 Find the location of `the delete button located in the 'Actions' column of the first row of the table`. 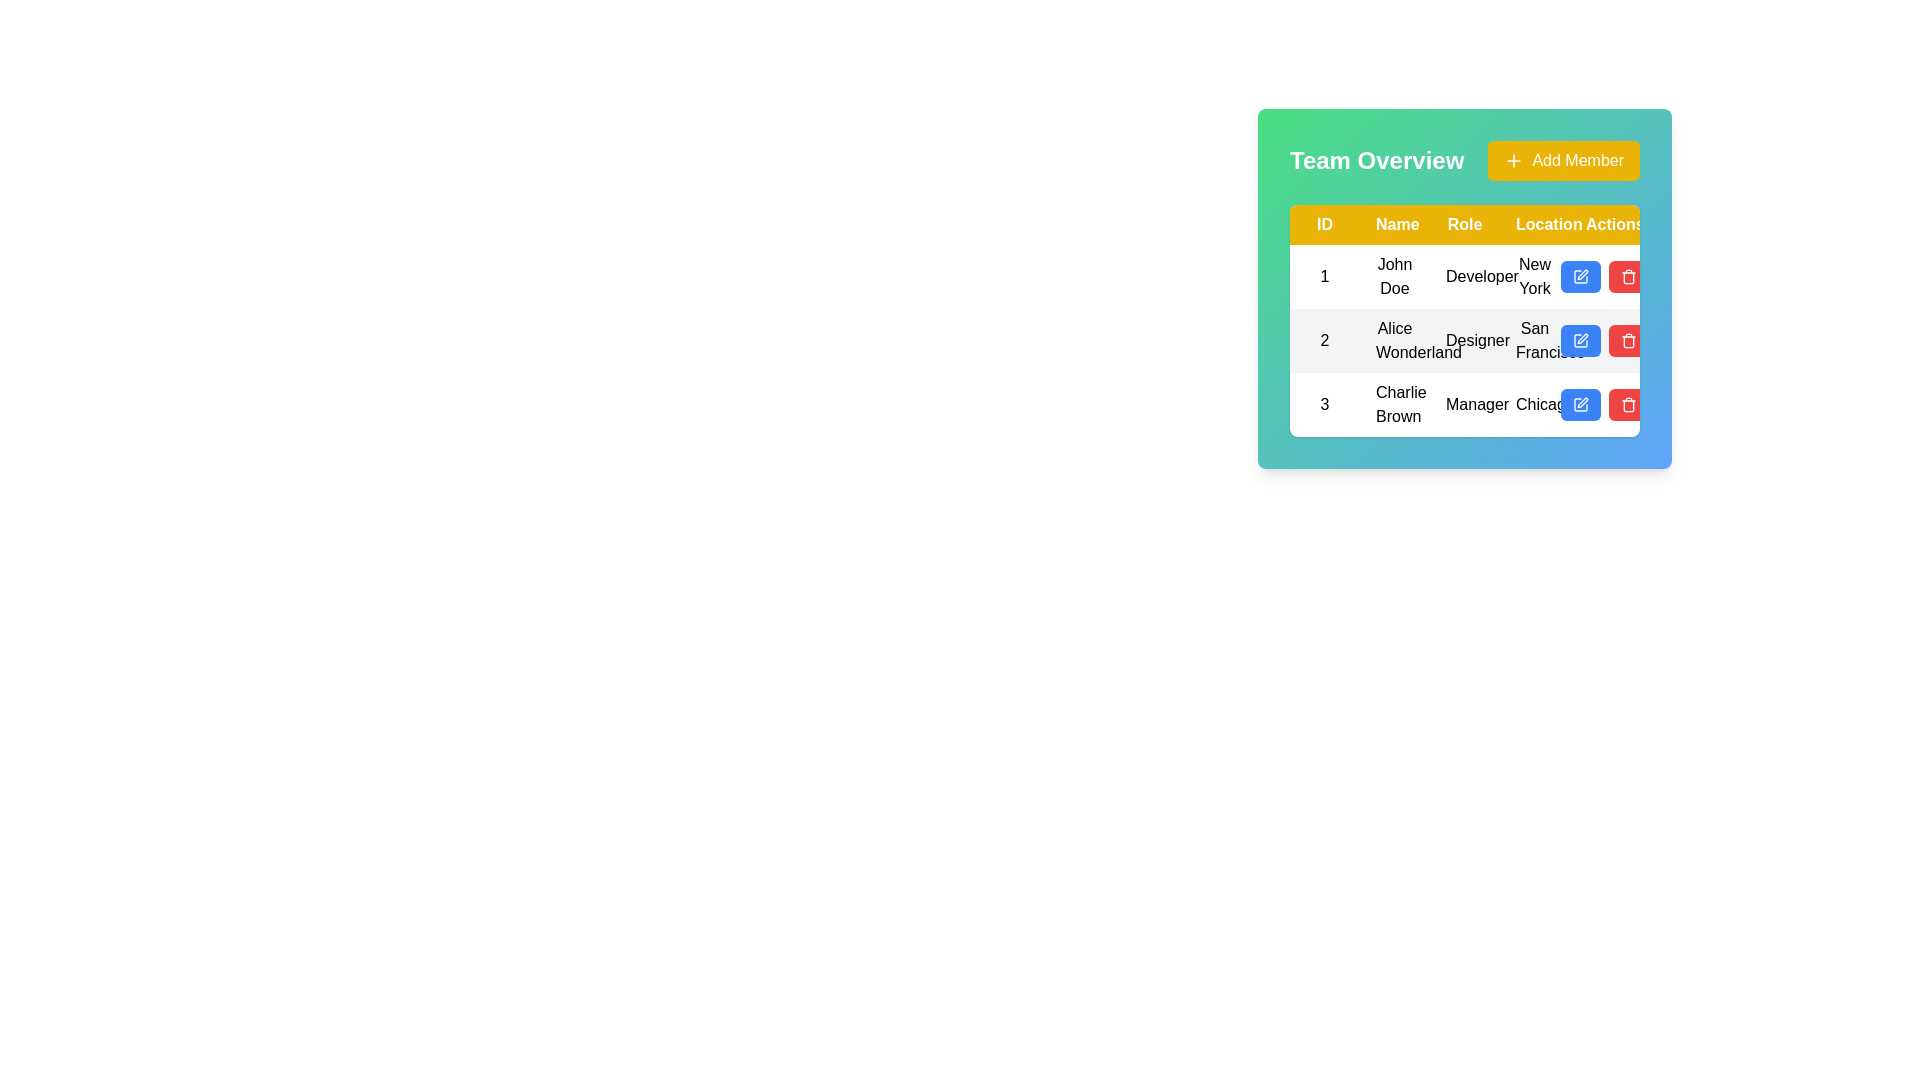

the delete button located in the 'Actions' column of the first row of the table is located at coordinates (1628, 277).